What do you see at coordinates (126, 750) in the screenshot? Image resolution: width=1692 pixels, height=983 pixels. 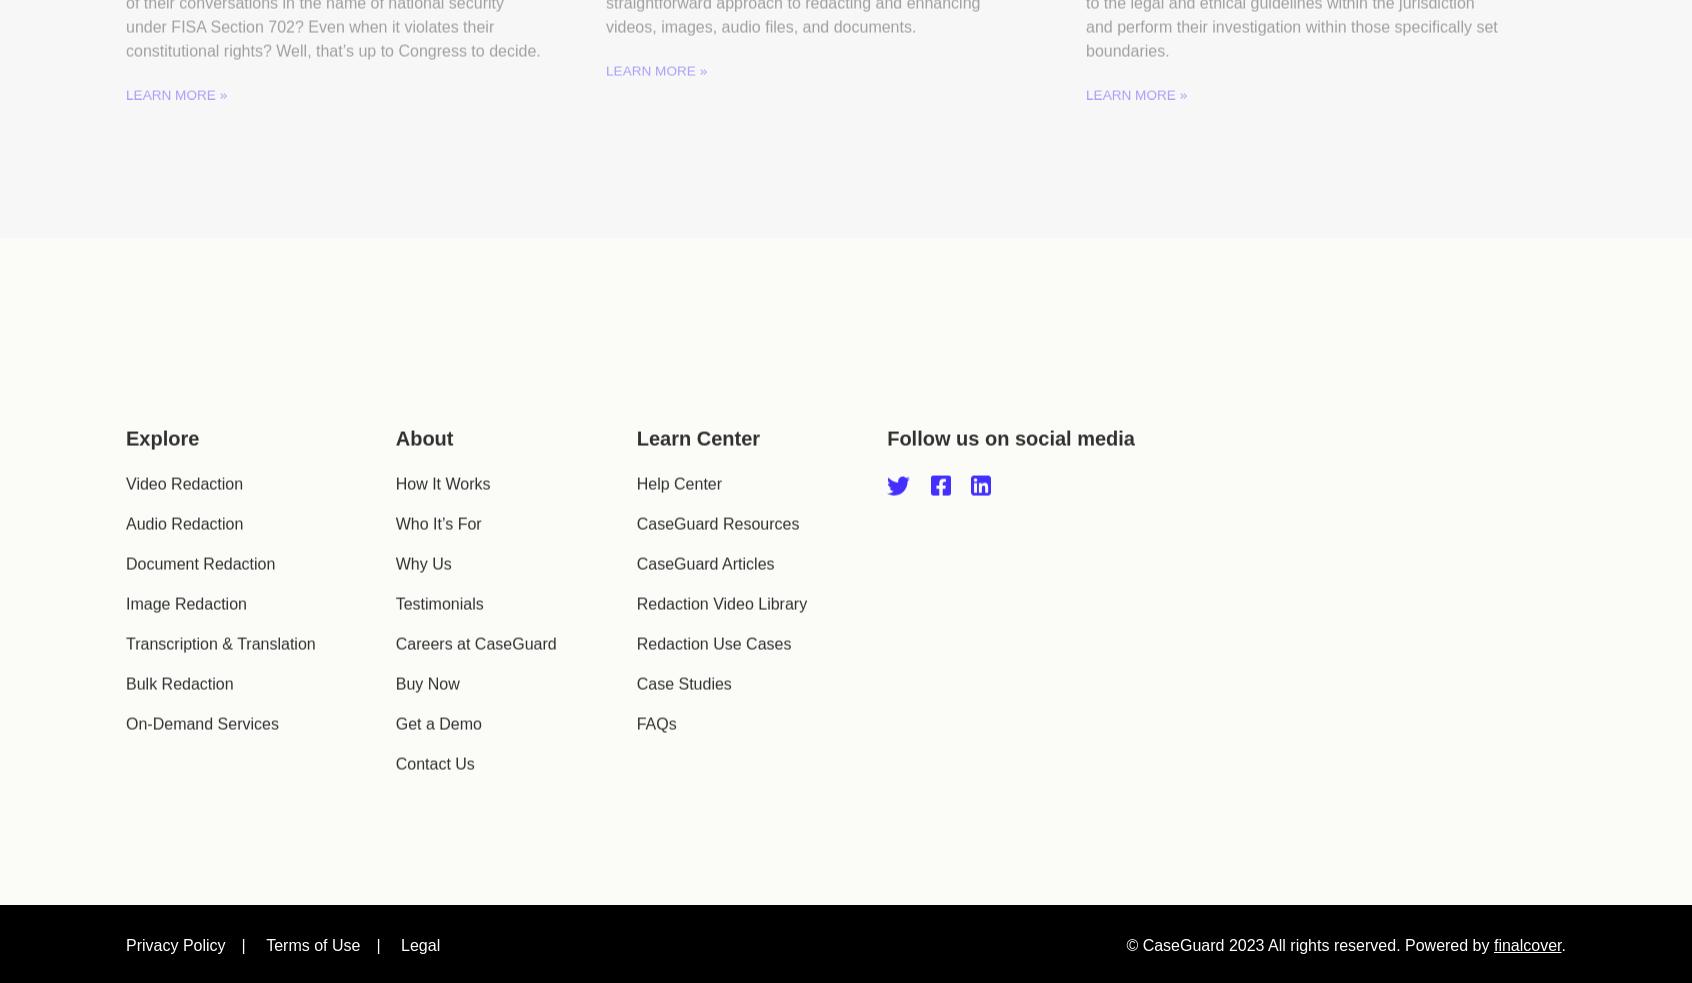 I see `'On-Demand Services'` at bounding box center [126, 750].